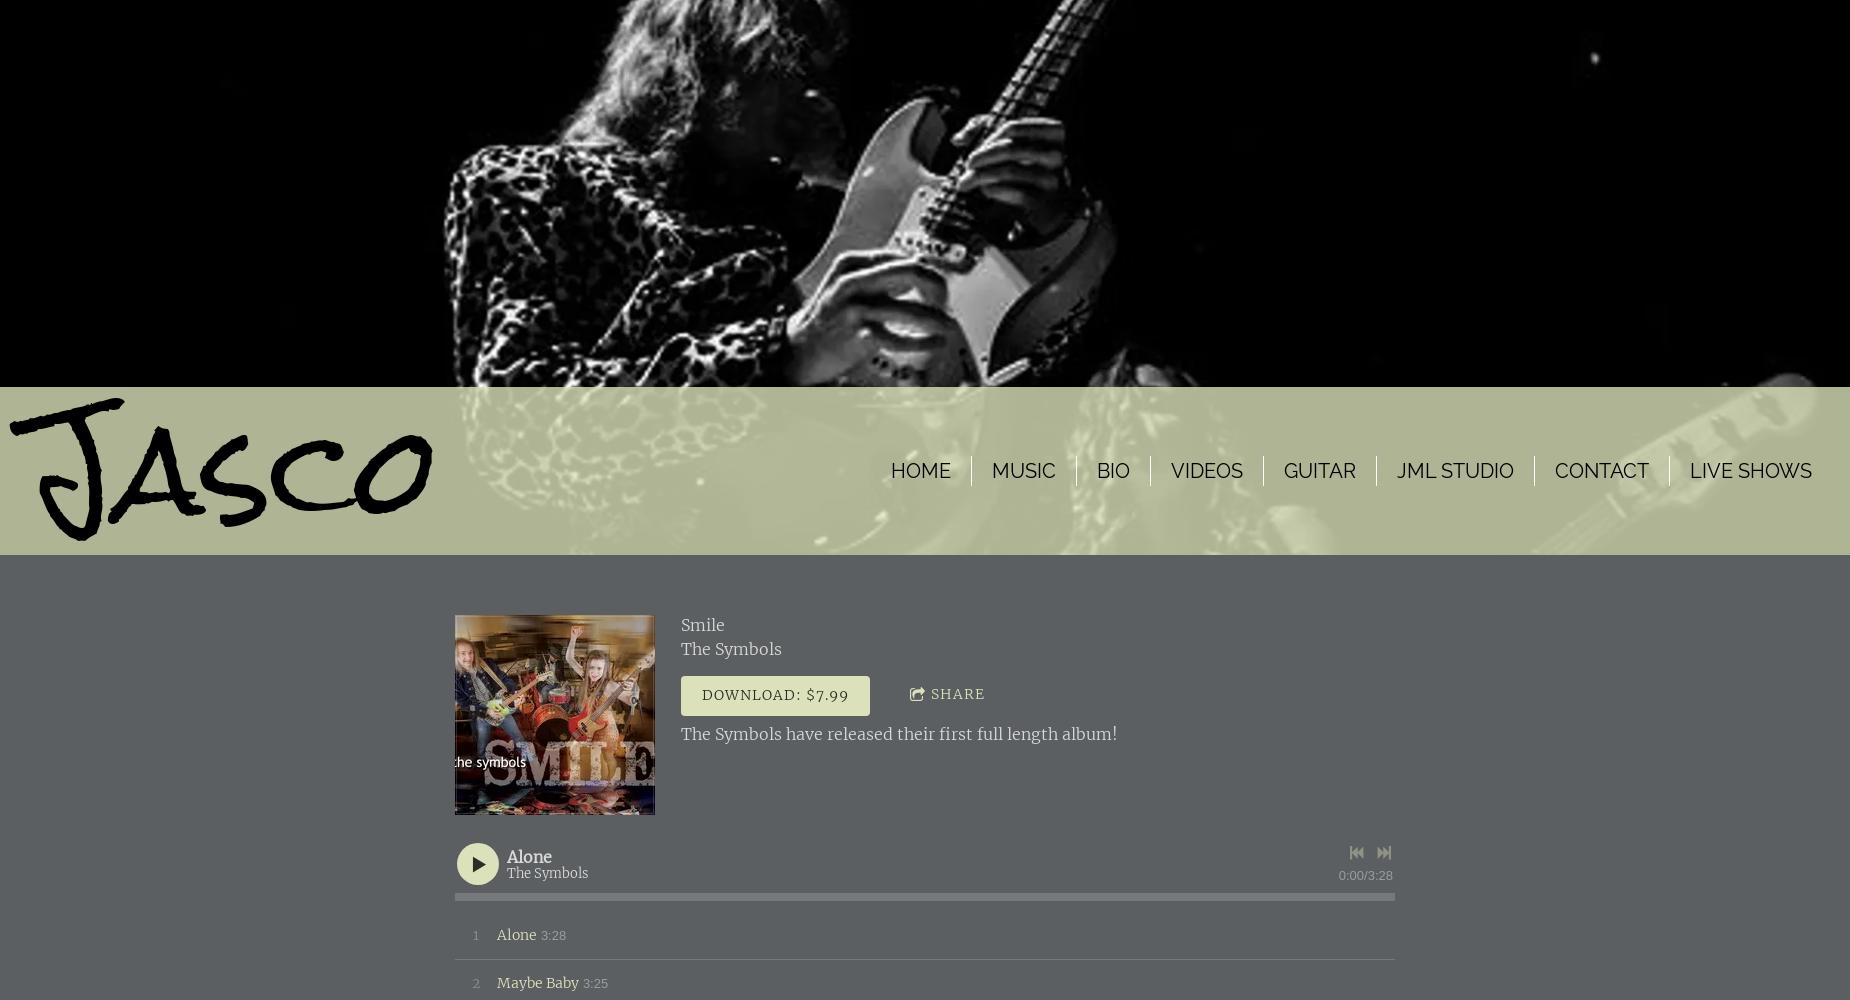 Image resolution: width=1850 pixels, height=1000 pixels. What do you see at coordinates (703, 625) in the screenshot?
I see `'Smile'` at bounding box center [703, 625].